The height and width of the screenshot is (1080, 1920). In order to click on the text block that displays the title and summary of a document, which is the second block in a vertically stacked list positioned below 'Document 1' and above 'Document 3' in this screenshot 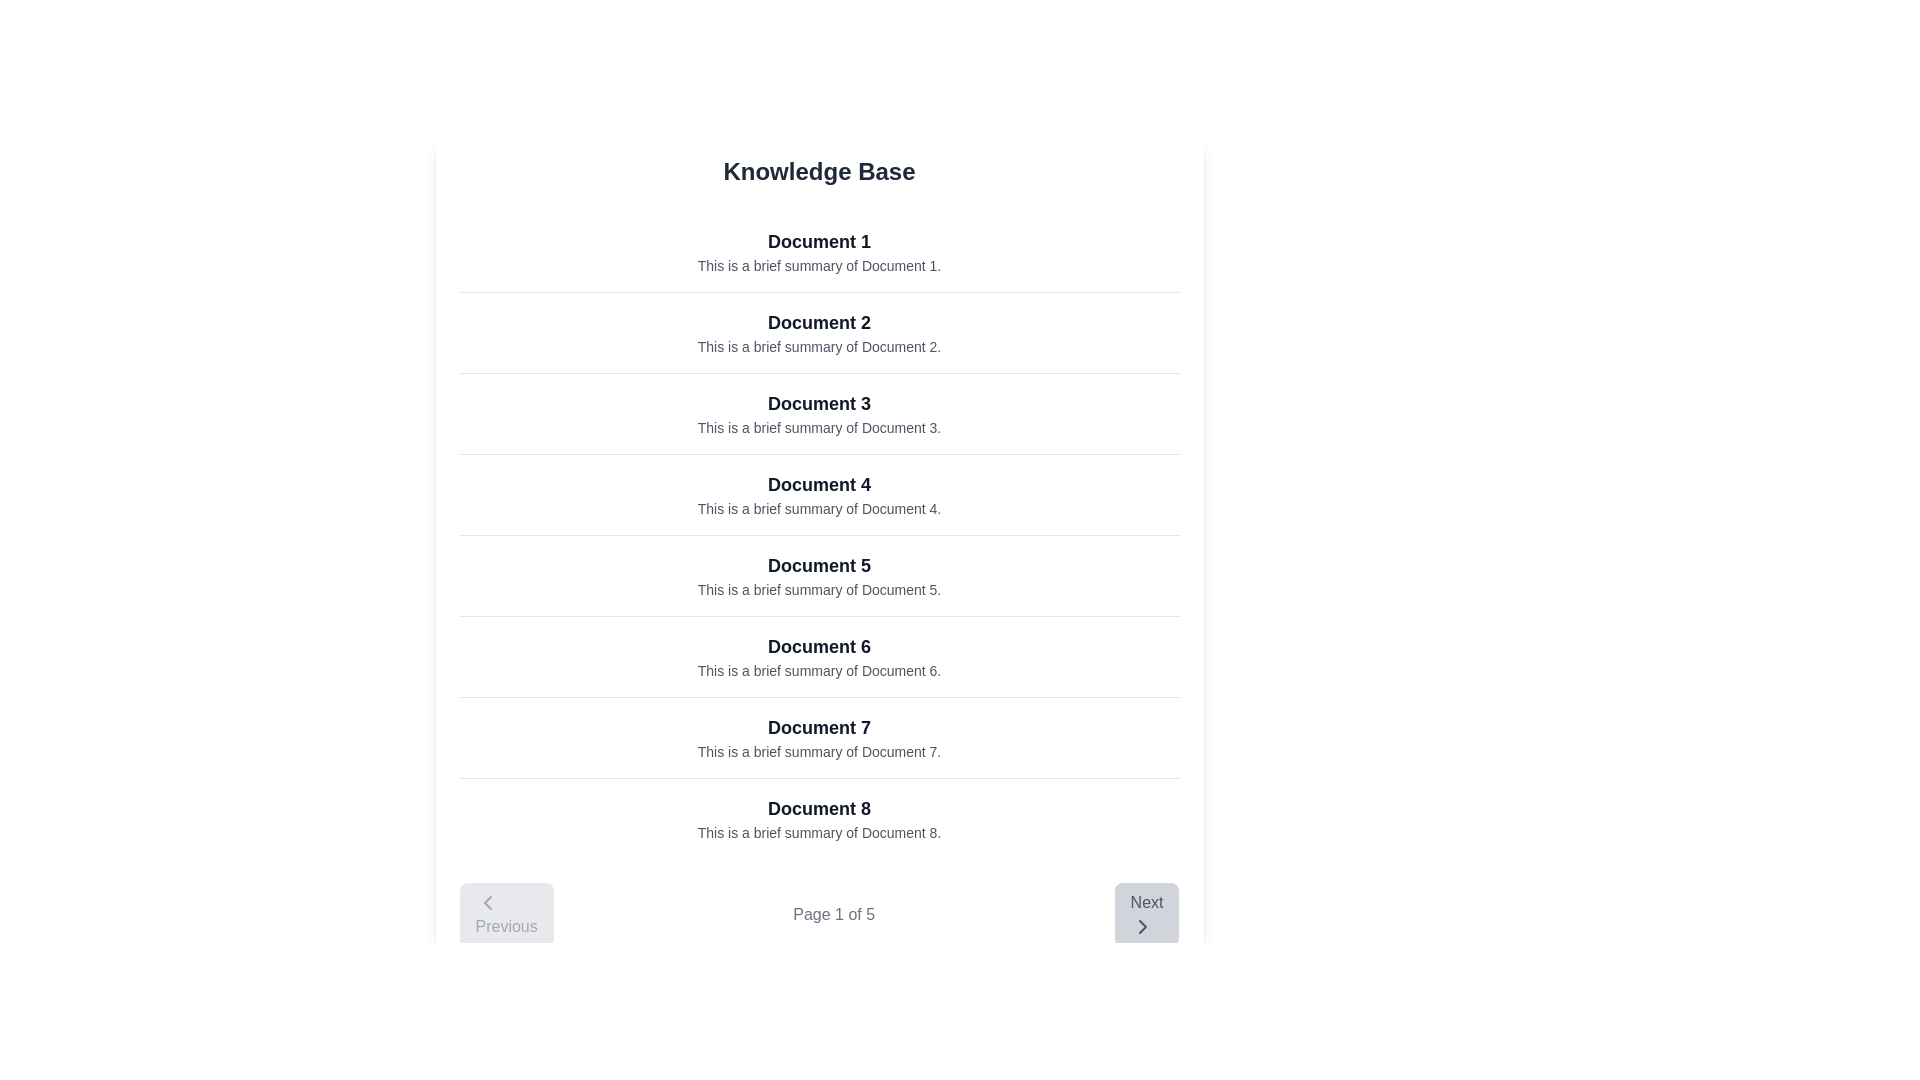, I will do `click(819, 331)`.